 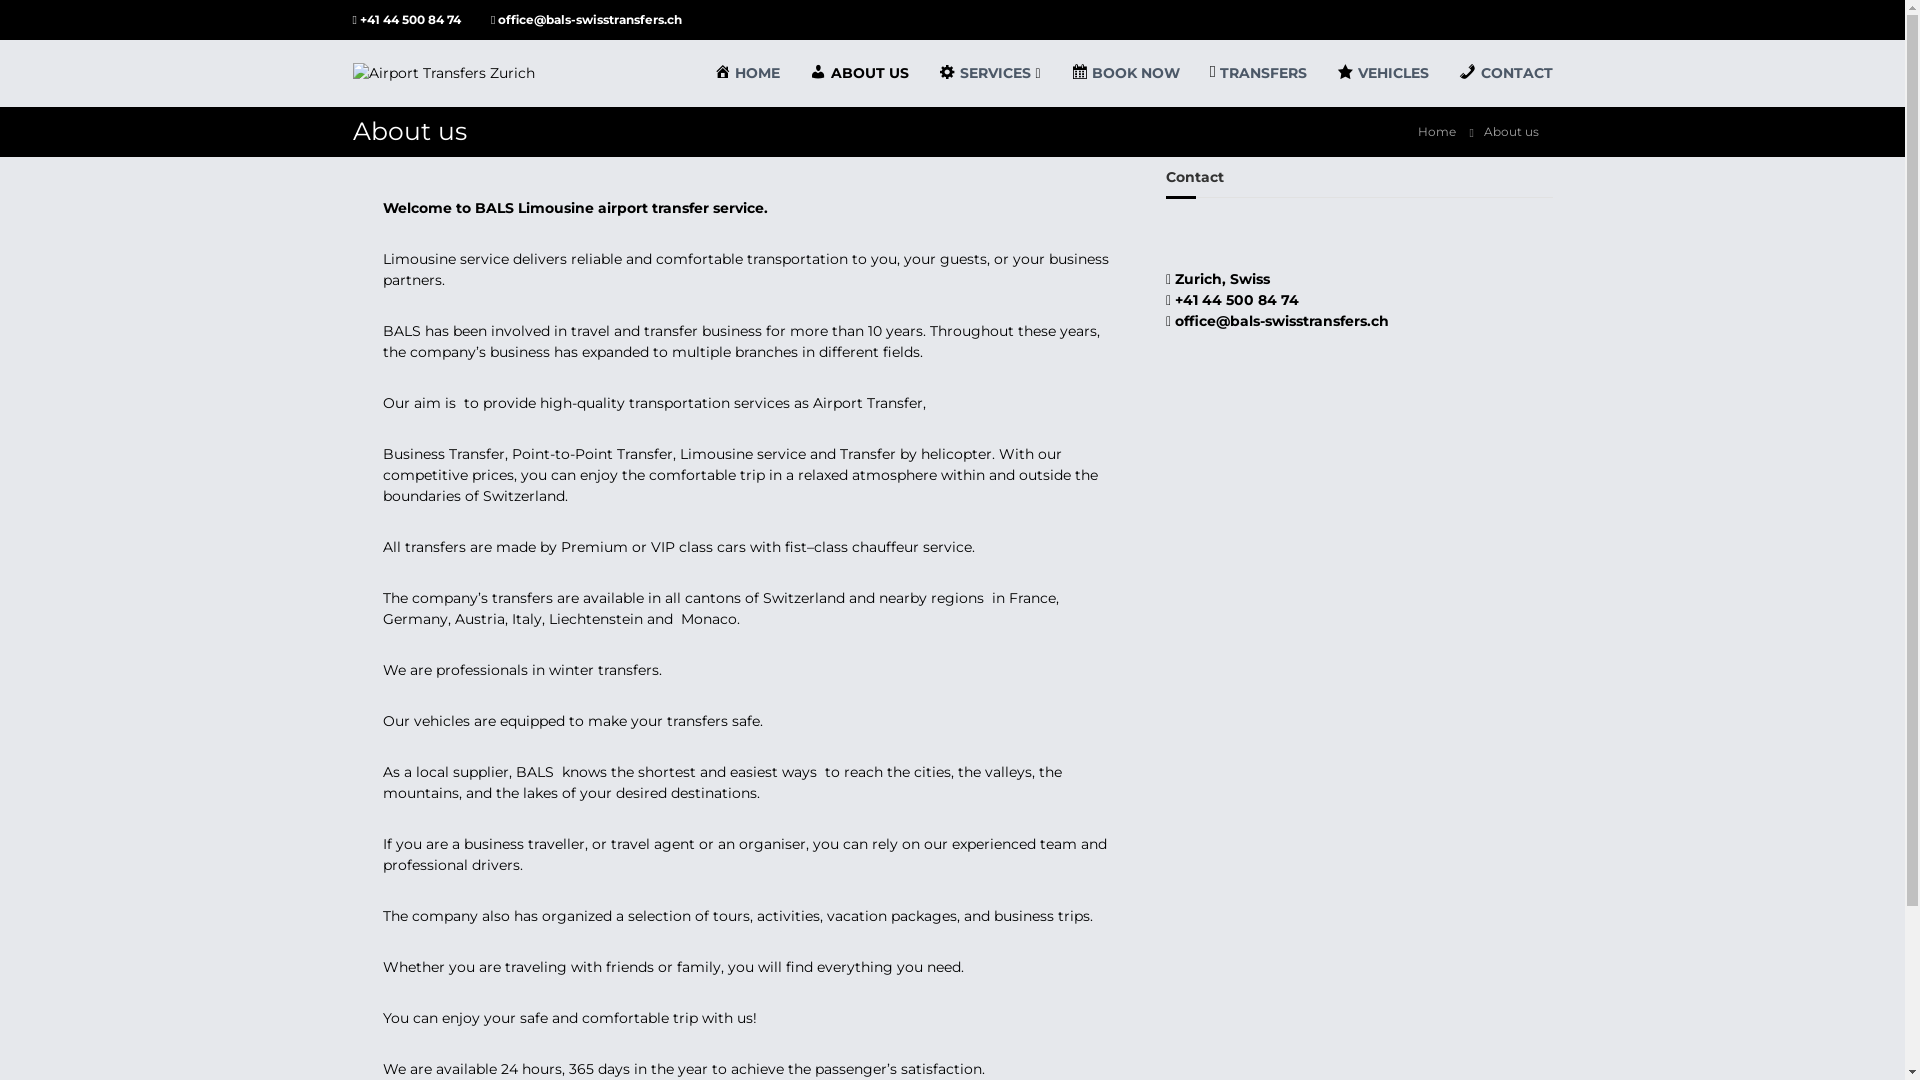 I want to click on 'ABOUT US', so click(x=859, y=72).